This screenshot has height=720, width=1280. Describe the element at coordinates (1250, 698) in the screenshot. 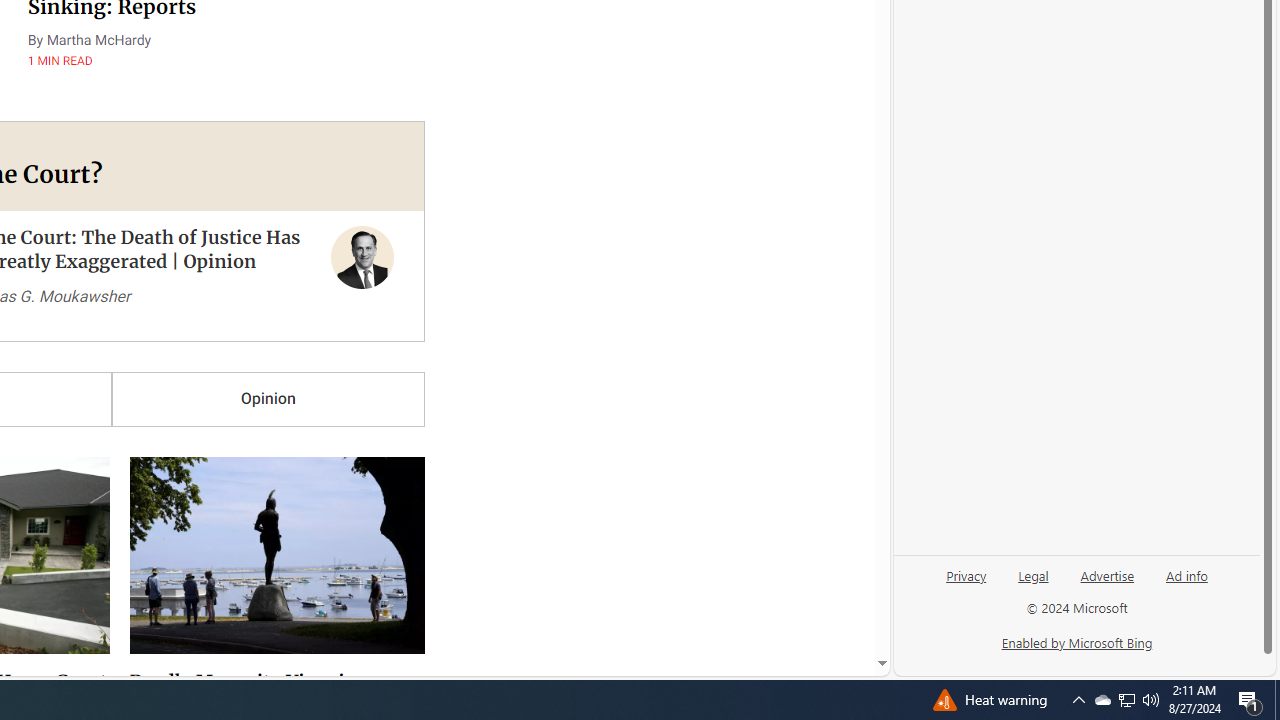

I see `'Action Center, 1 new notification'` at that location.